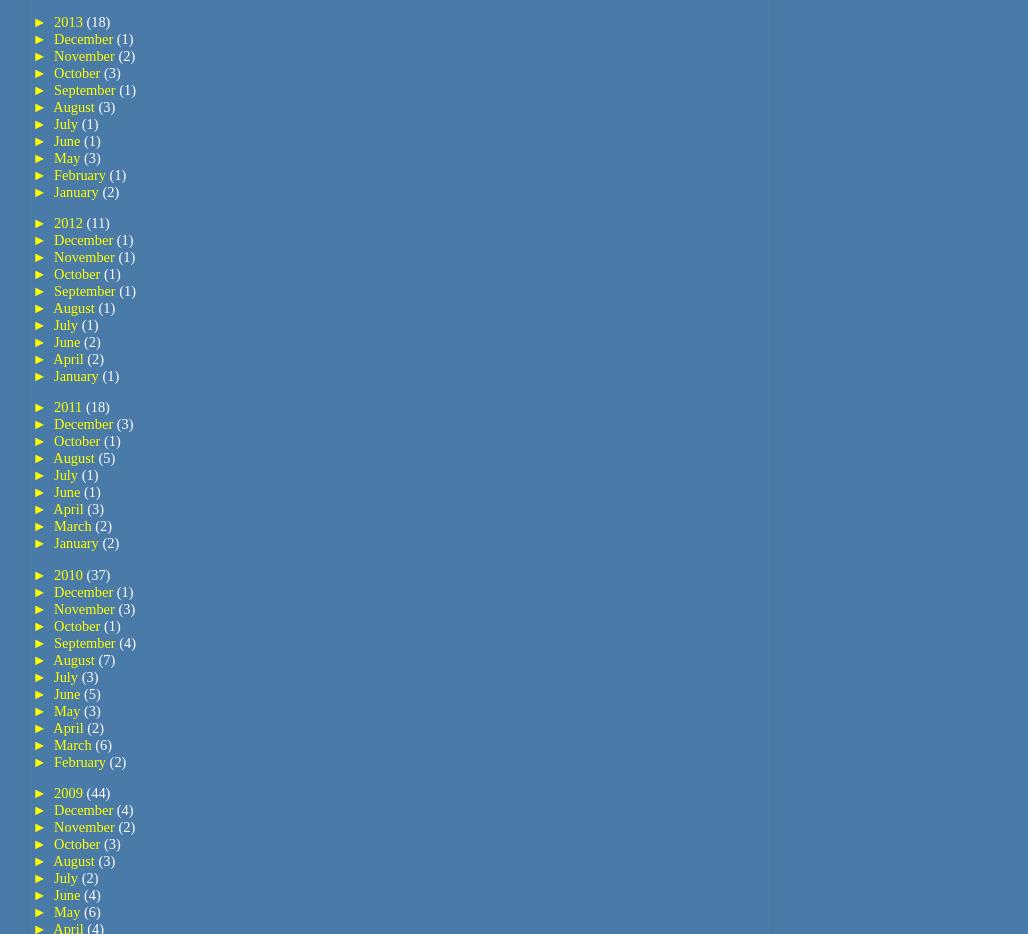 The height and width of the screenshot is (934, 1028). What do you see at coordinates (69, 20) in the screenshot?
I see `'2013'` at bounding box center [69, 20].